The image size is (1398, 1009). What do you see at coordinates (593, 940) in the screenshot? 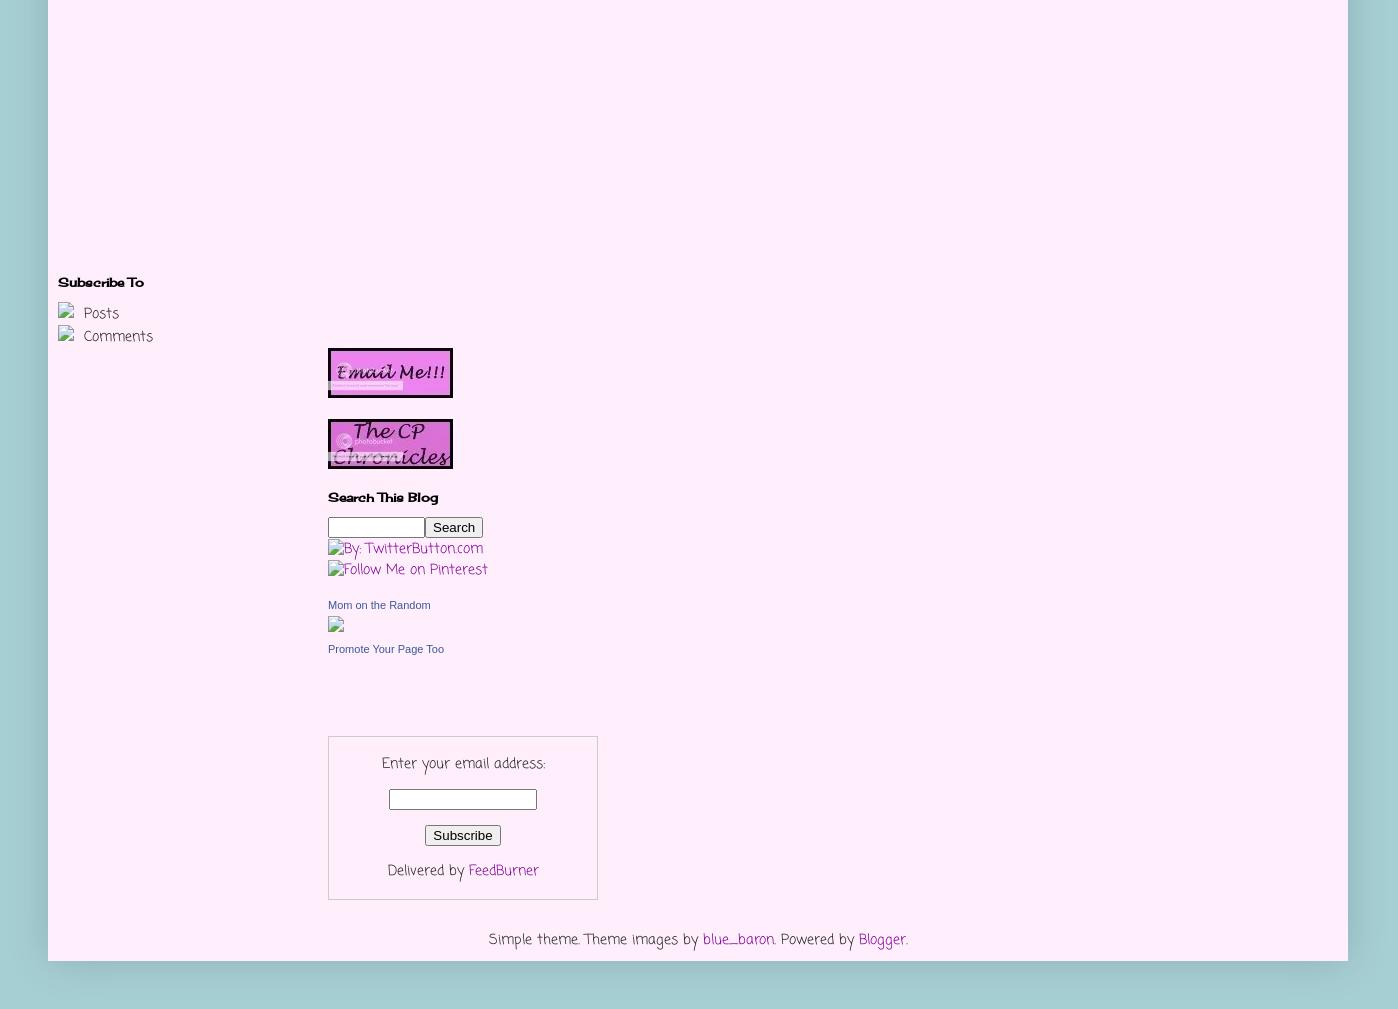
I see `'Simple theme. Theme images by'` at bounding box center [593, 940].